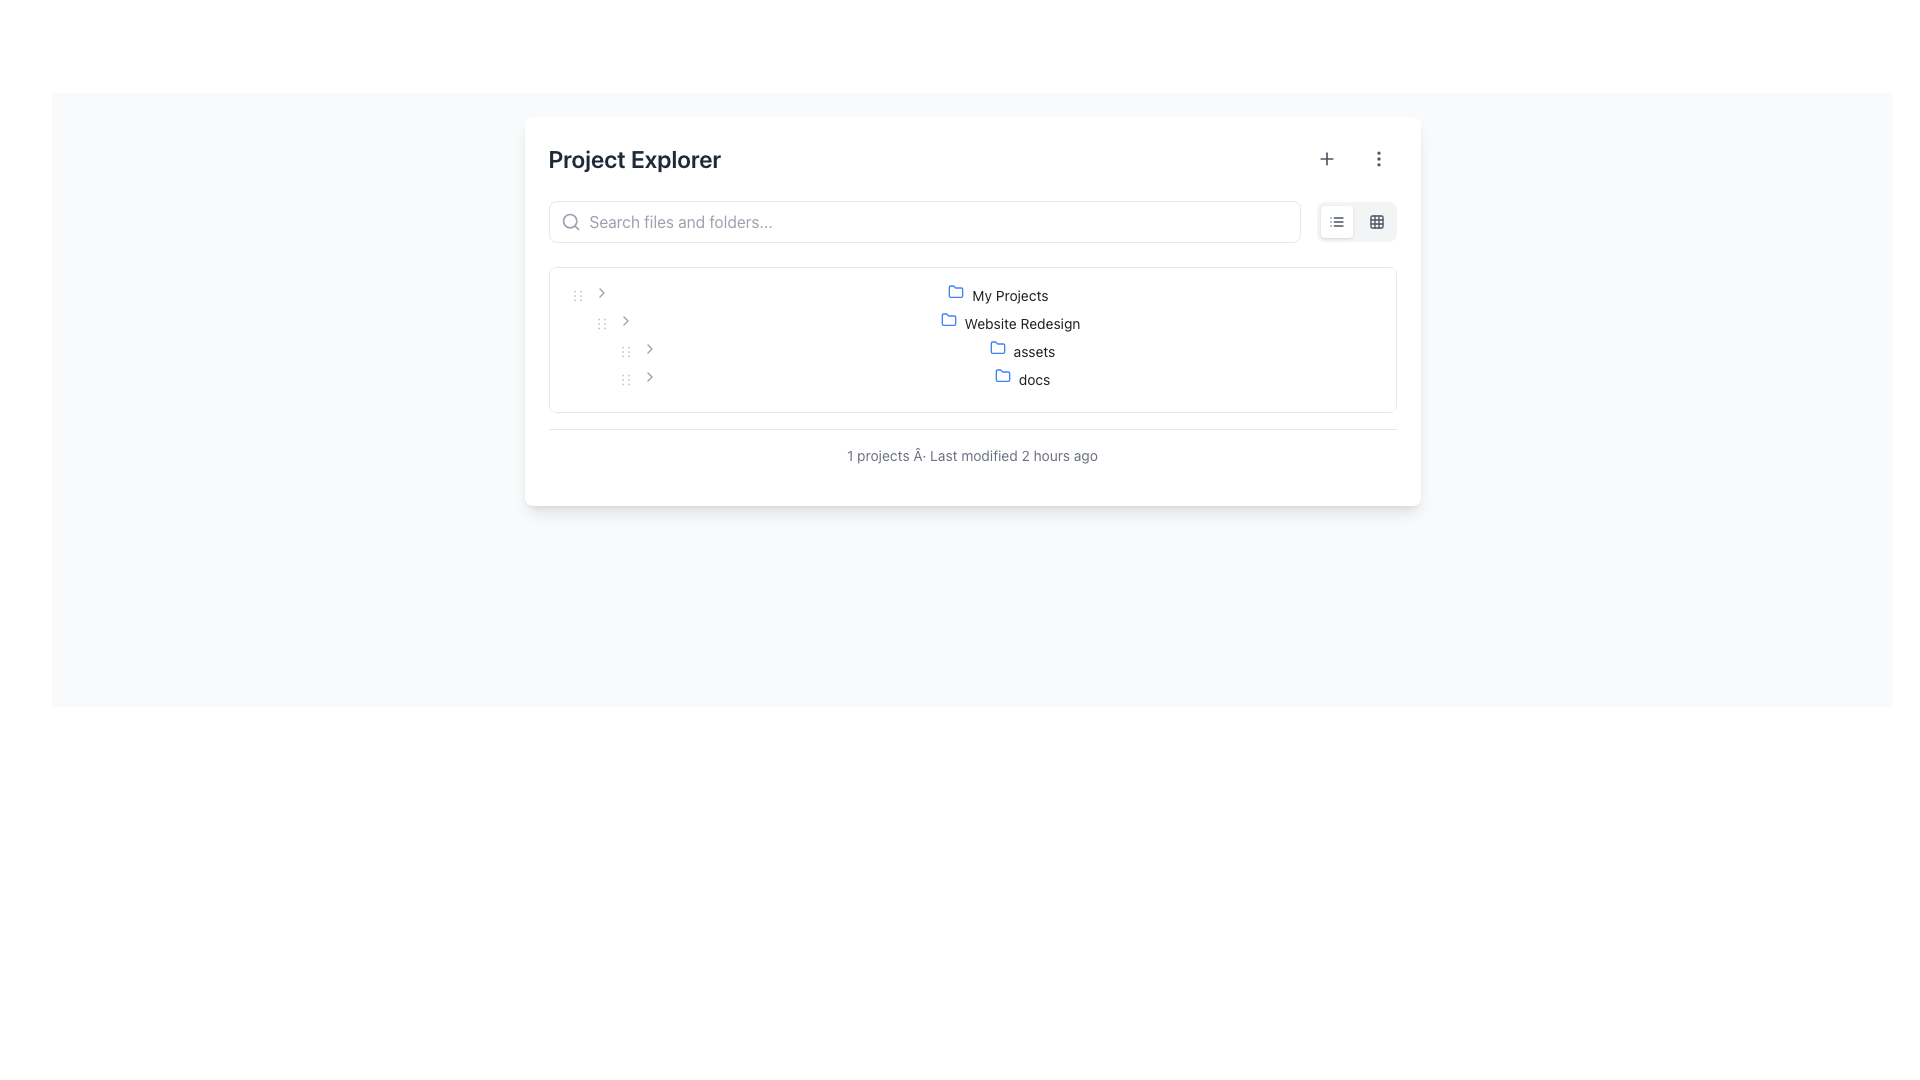 The image size is (1920, 1080). I want to click on the 'My Projects' folder icon, so click(972, 296).